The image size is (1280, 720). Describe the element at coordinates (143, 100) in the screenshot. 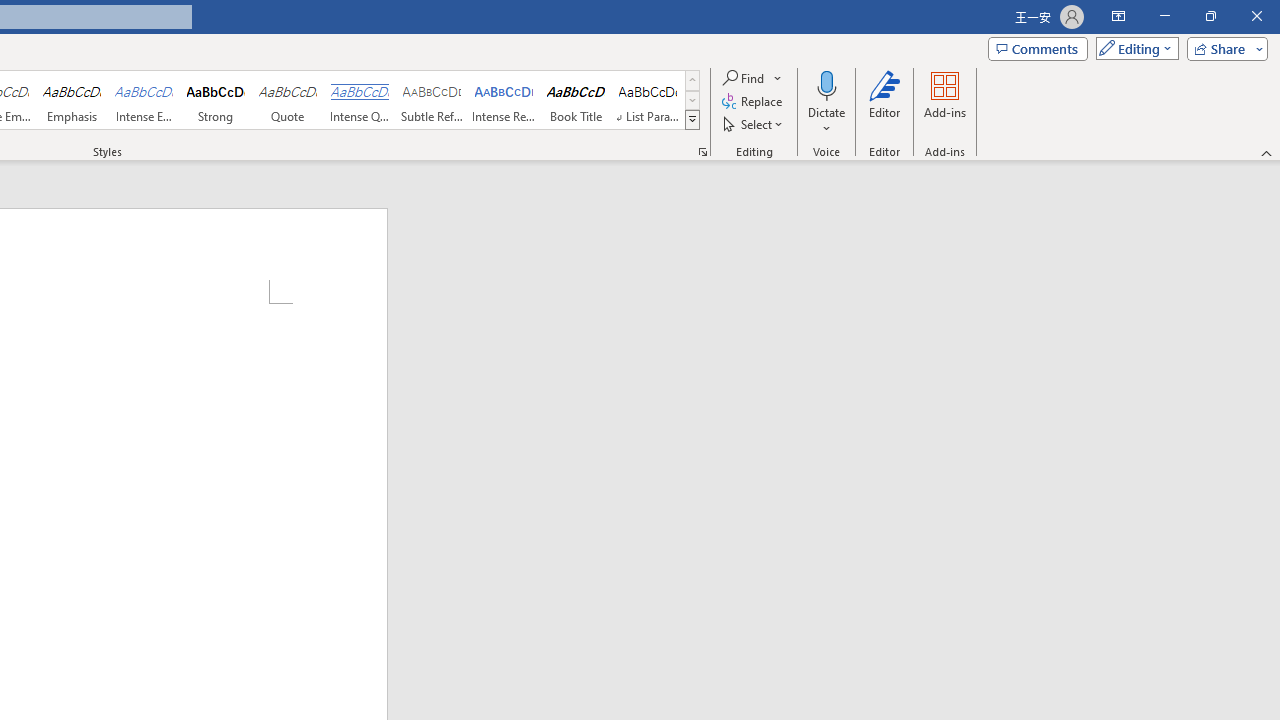

I see `'Intense Emphasis'` at that location.